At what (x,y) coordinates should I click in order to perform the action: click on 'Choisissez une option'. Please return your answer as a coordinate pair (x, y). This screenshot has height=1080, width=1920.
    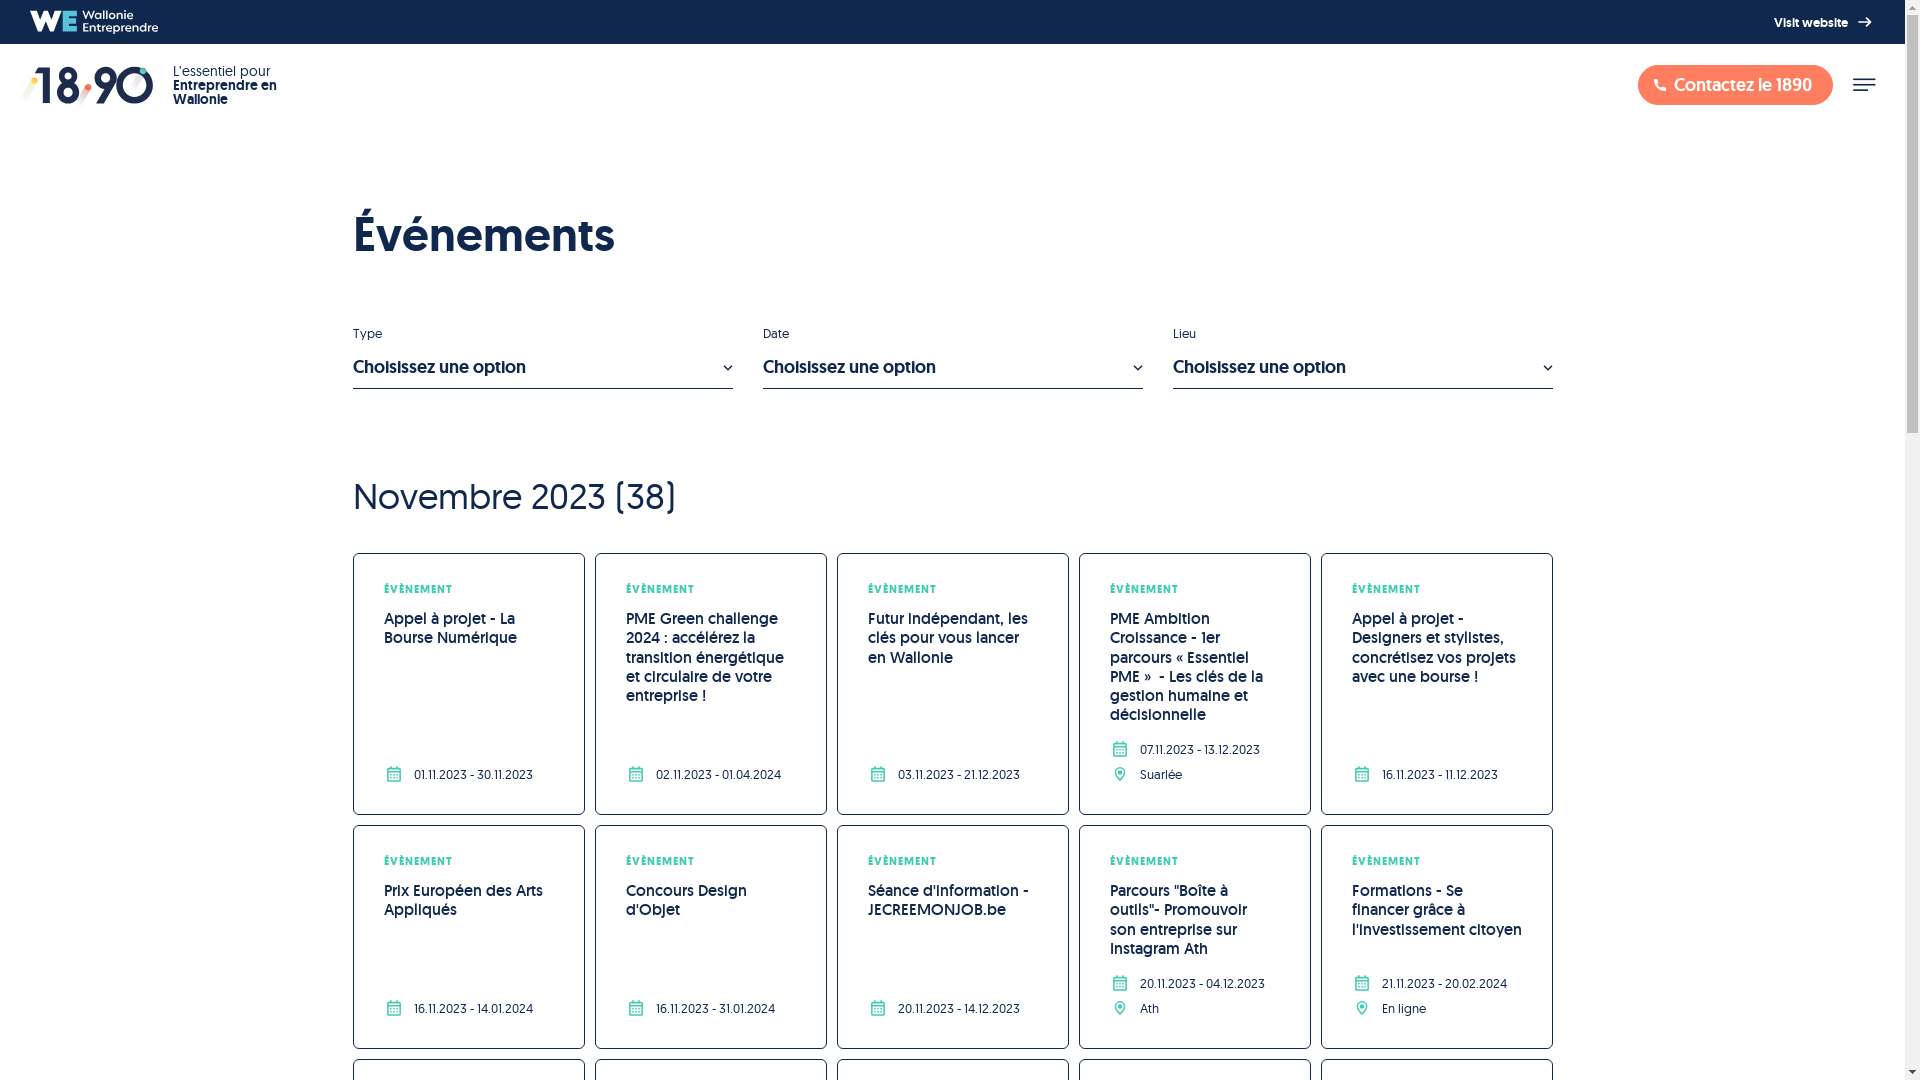
    Looking at the image, I should click on (1361, 368).